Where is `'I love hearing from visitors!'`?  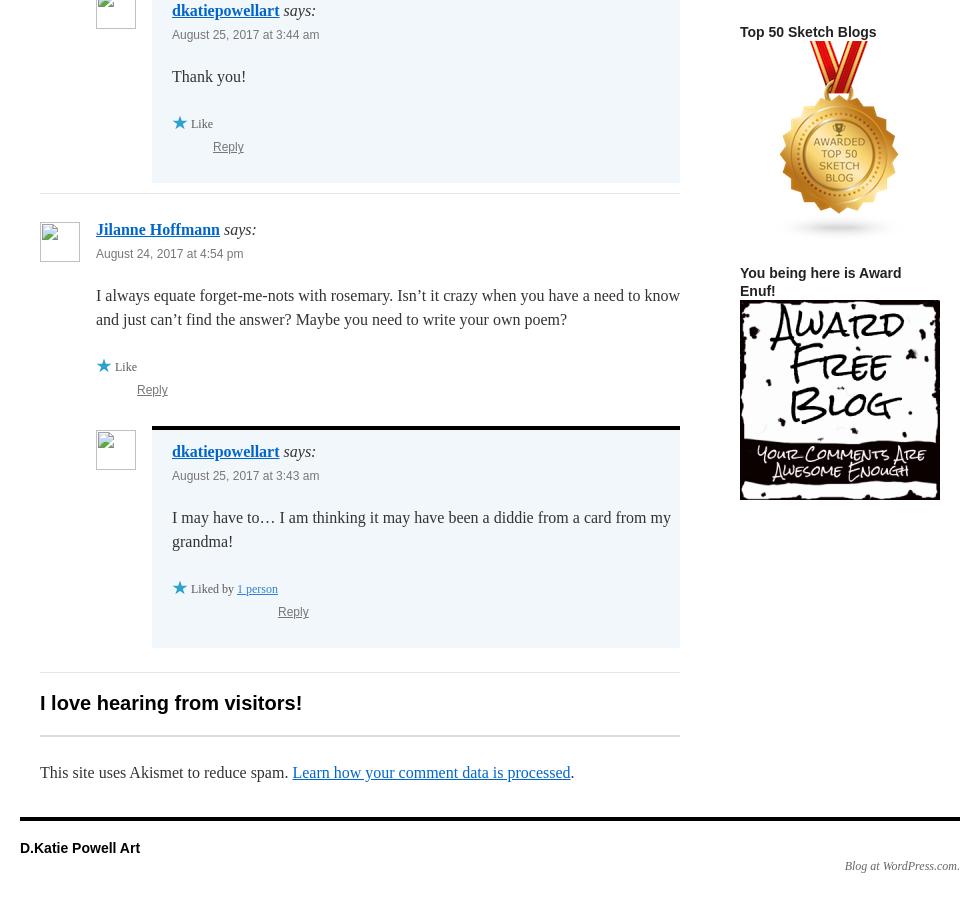 'I love hearing from visitors!' is located at coordinates (171, 702).